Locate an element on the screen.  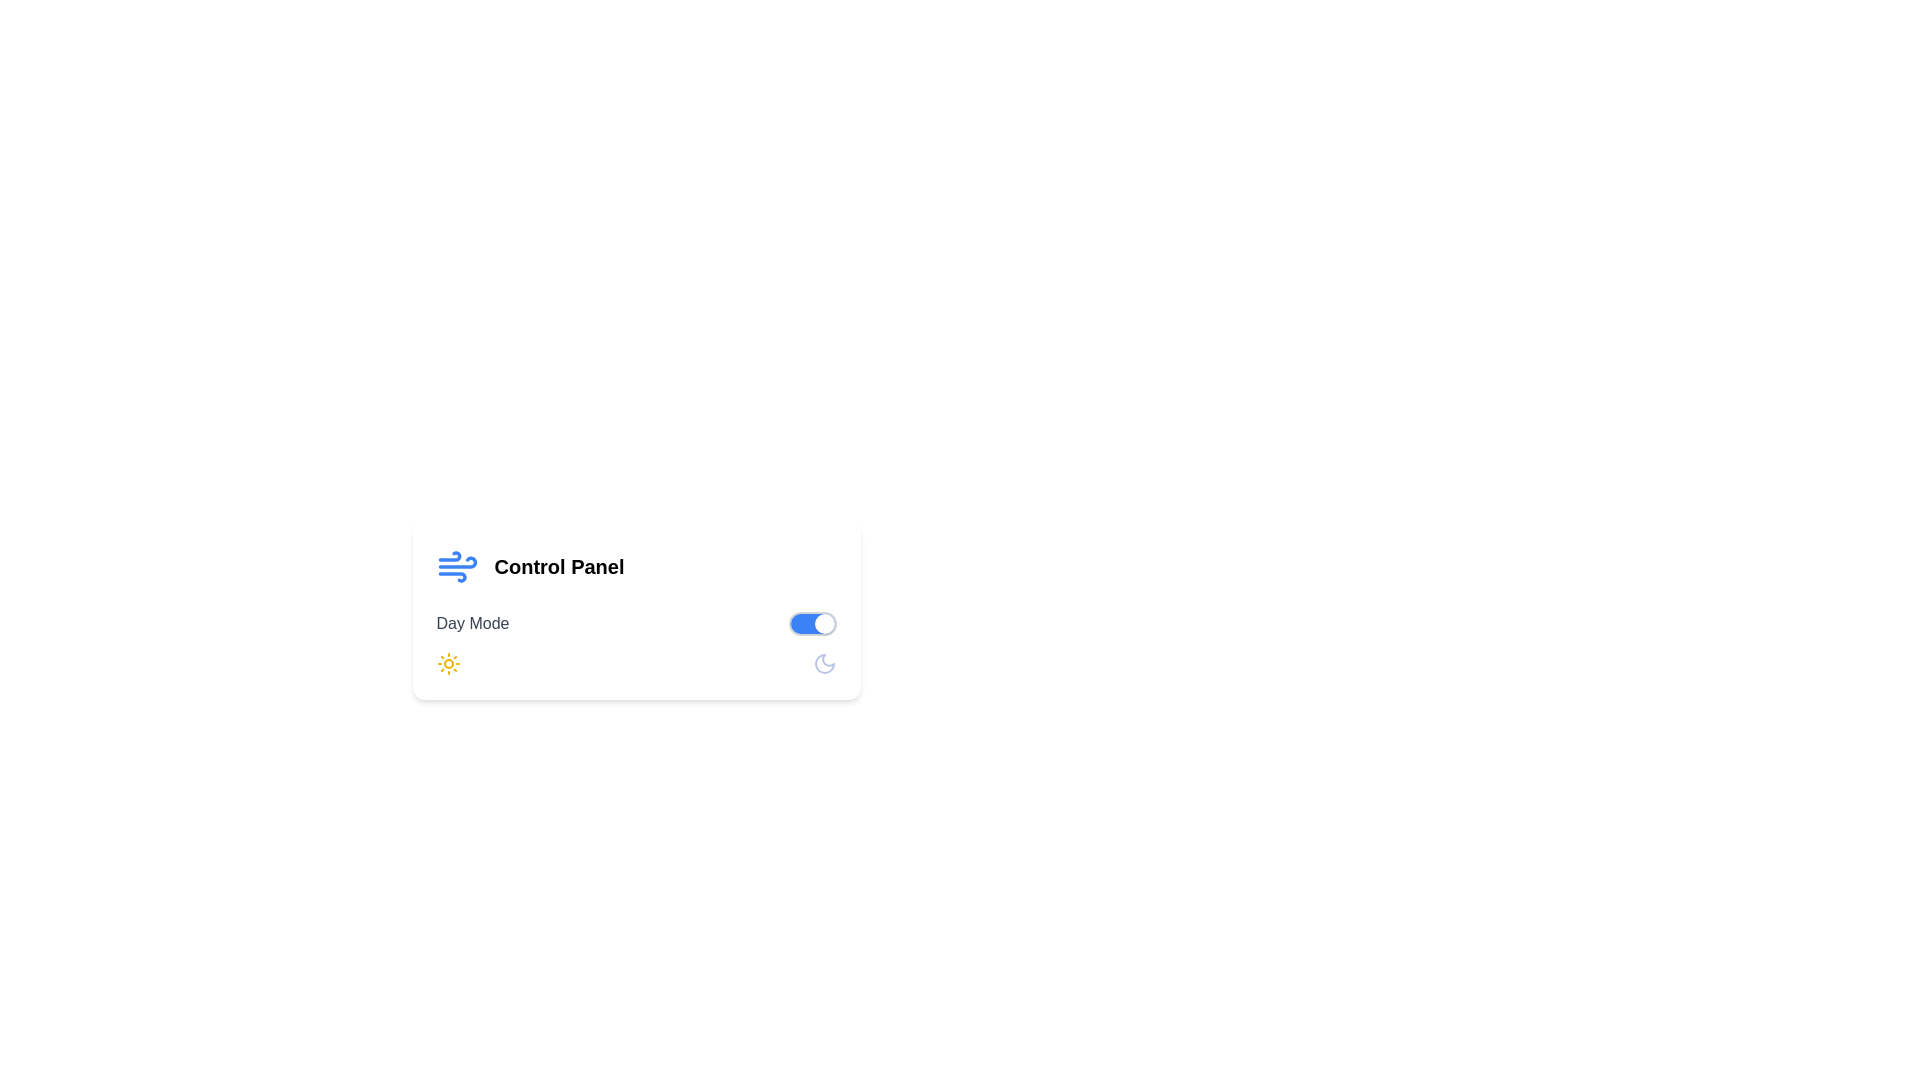
the circular sun icon, which is yellow and styled with rays is located at coordinates (447, 663).